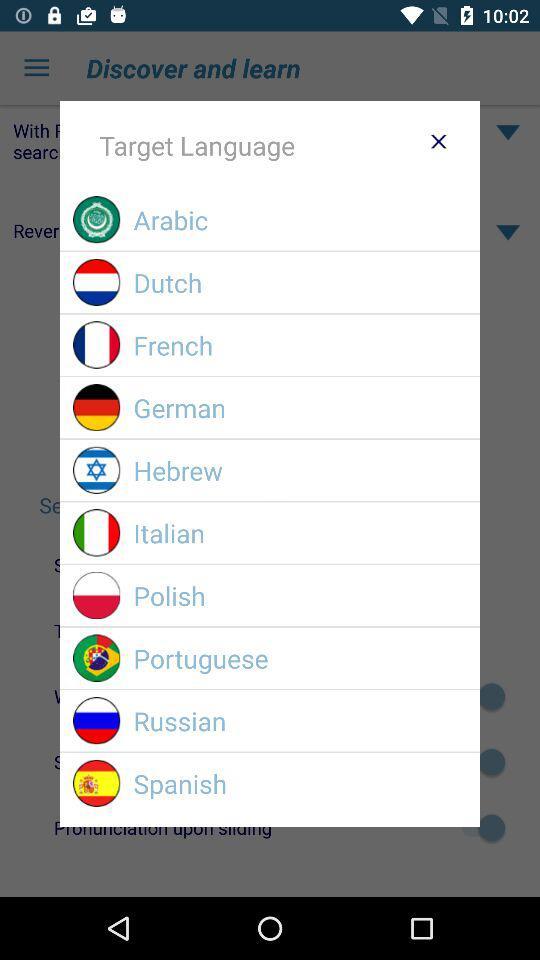 The image size is (540, 960). What do you see at coordinates (299, 281) in the screenshot?
I see `the item above french icon` at bounding box center [299, 281].